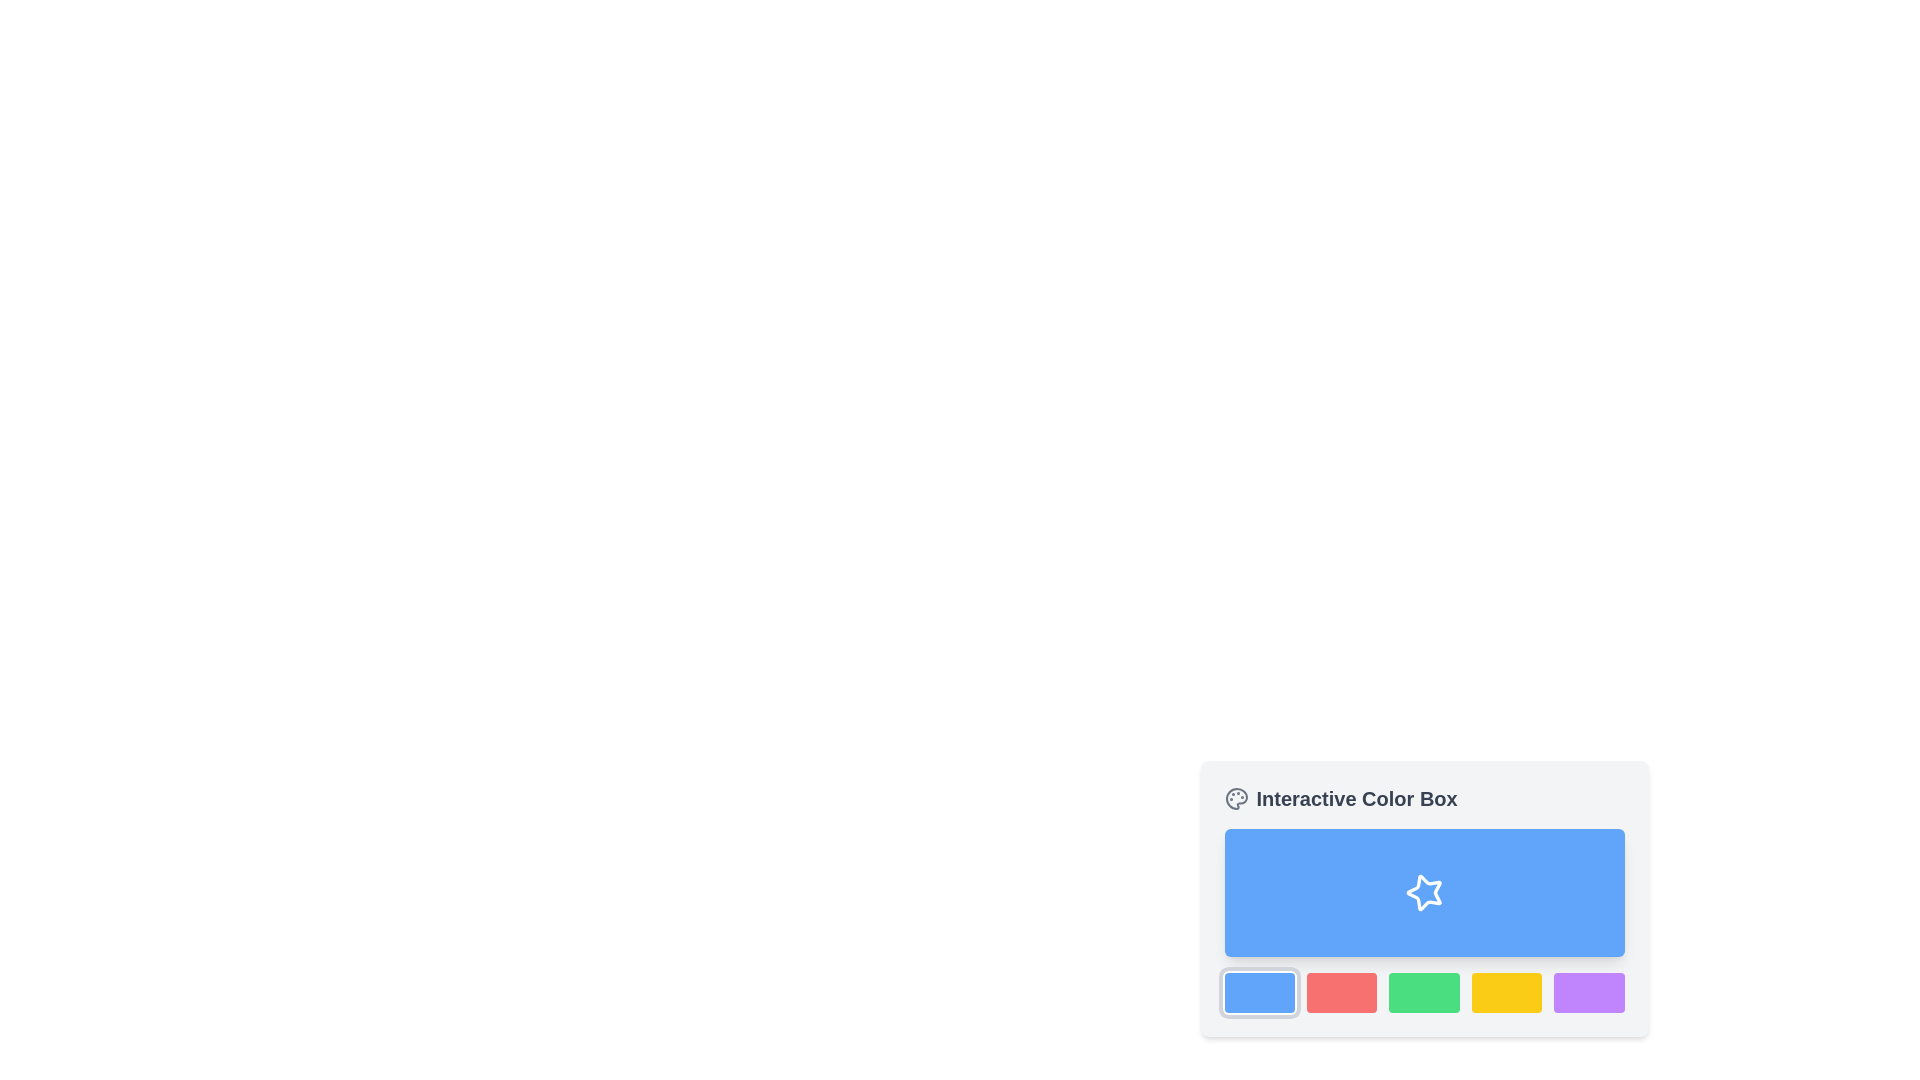  I want to click on the small palette icon, which is a circular shape with multiple dots representing paint colors, located on the left side of the 'Interactive Color Box' text, so click(1235, 797).